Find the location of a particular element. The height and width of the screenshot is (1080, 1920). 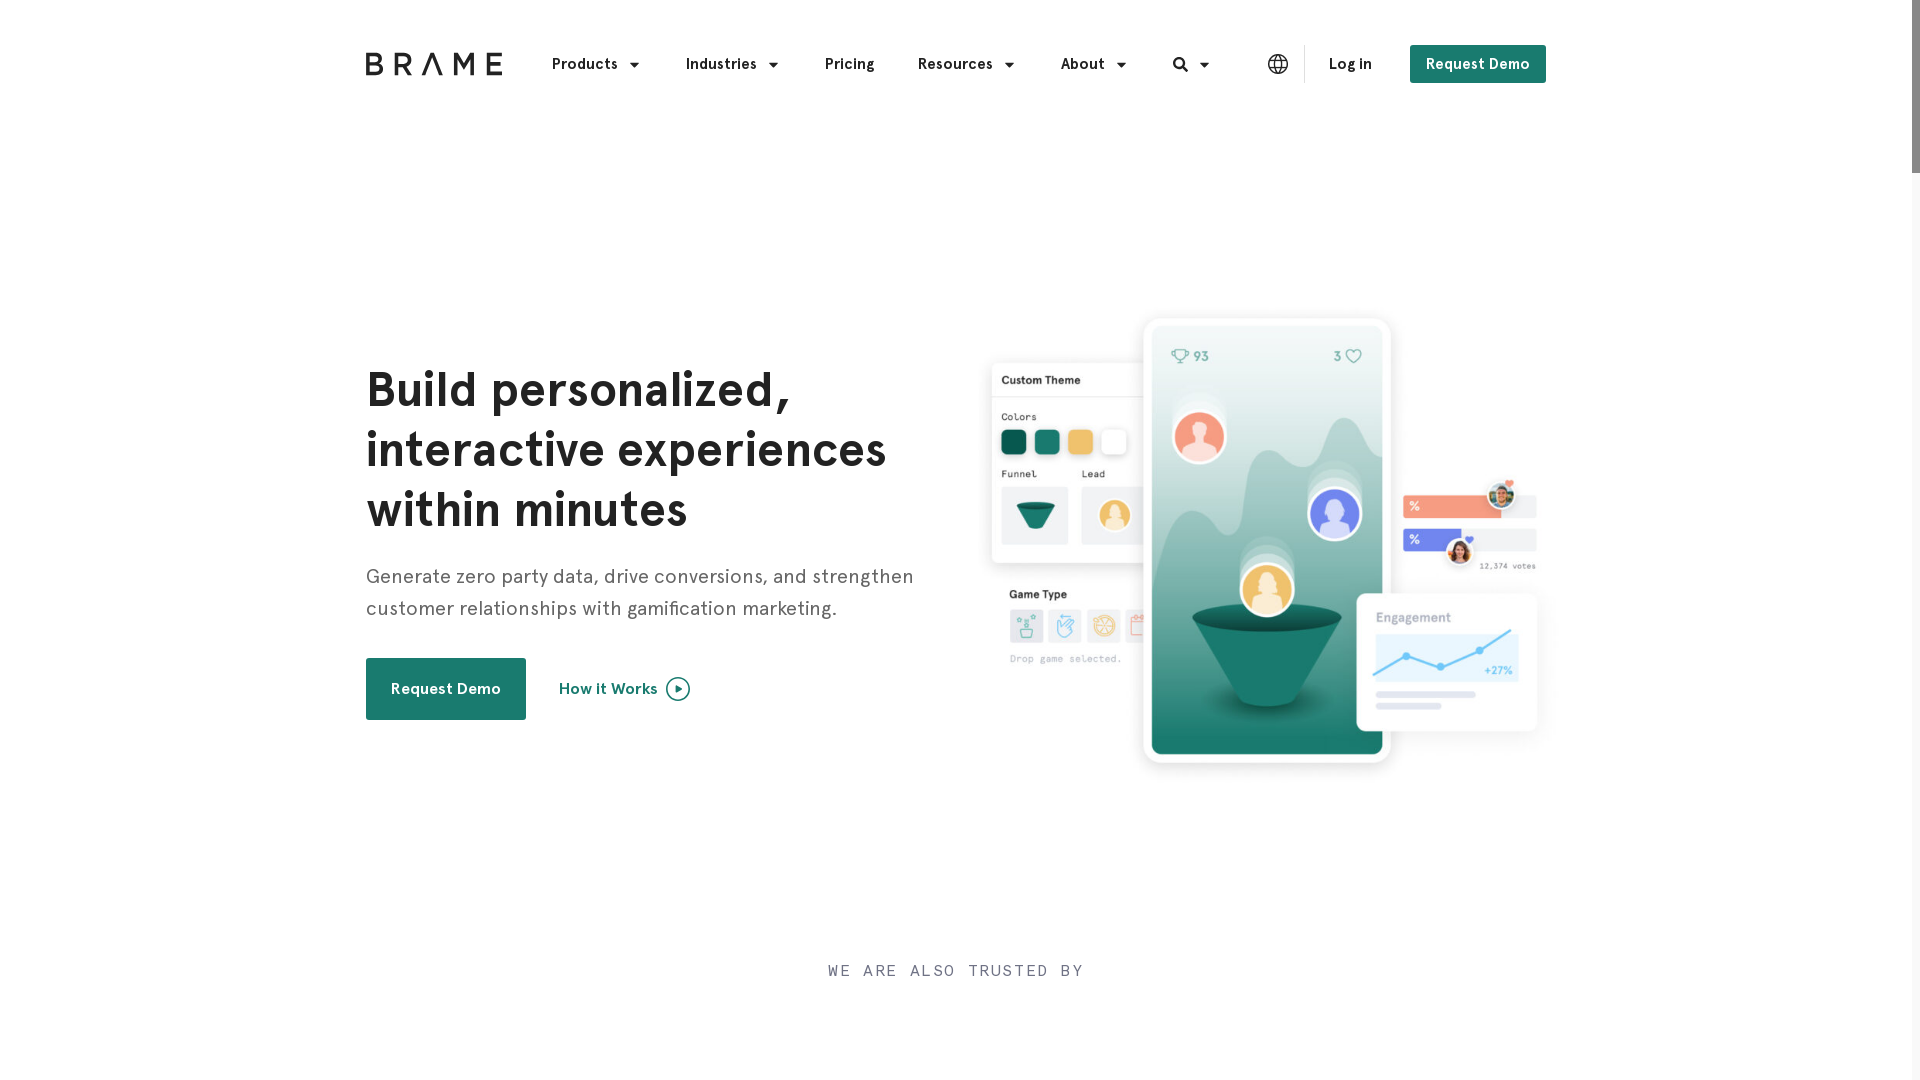

'Log in' is located at coordinates (1350, 63).